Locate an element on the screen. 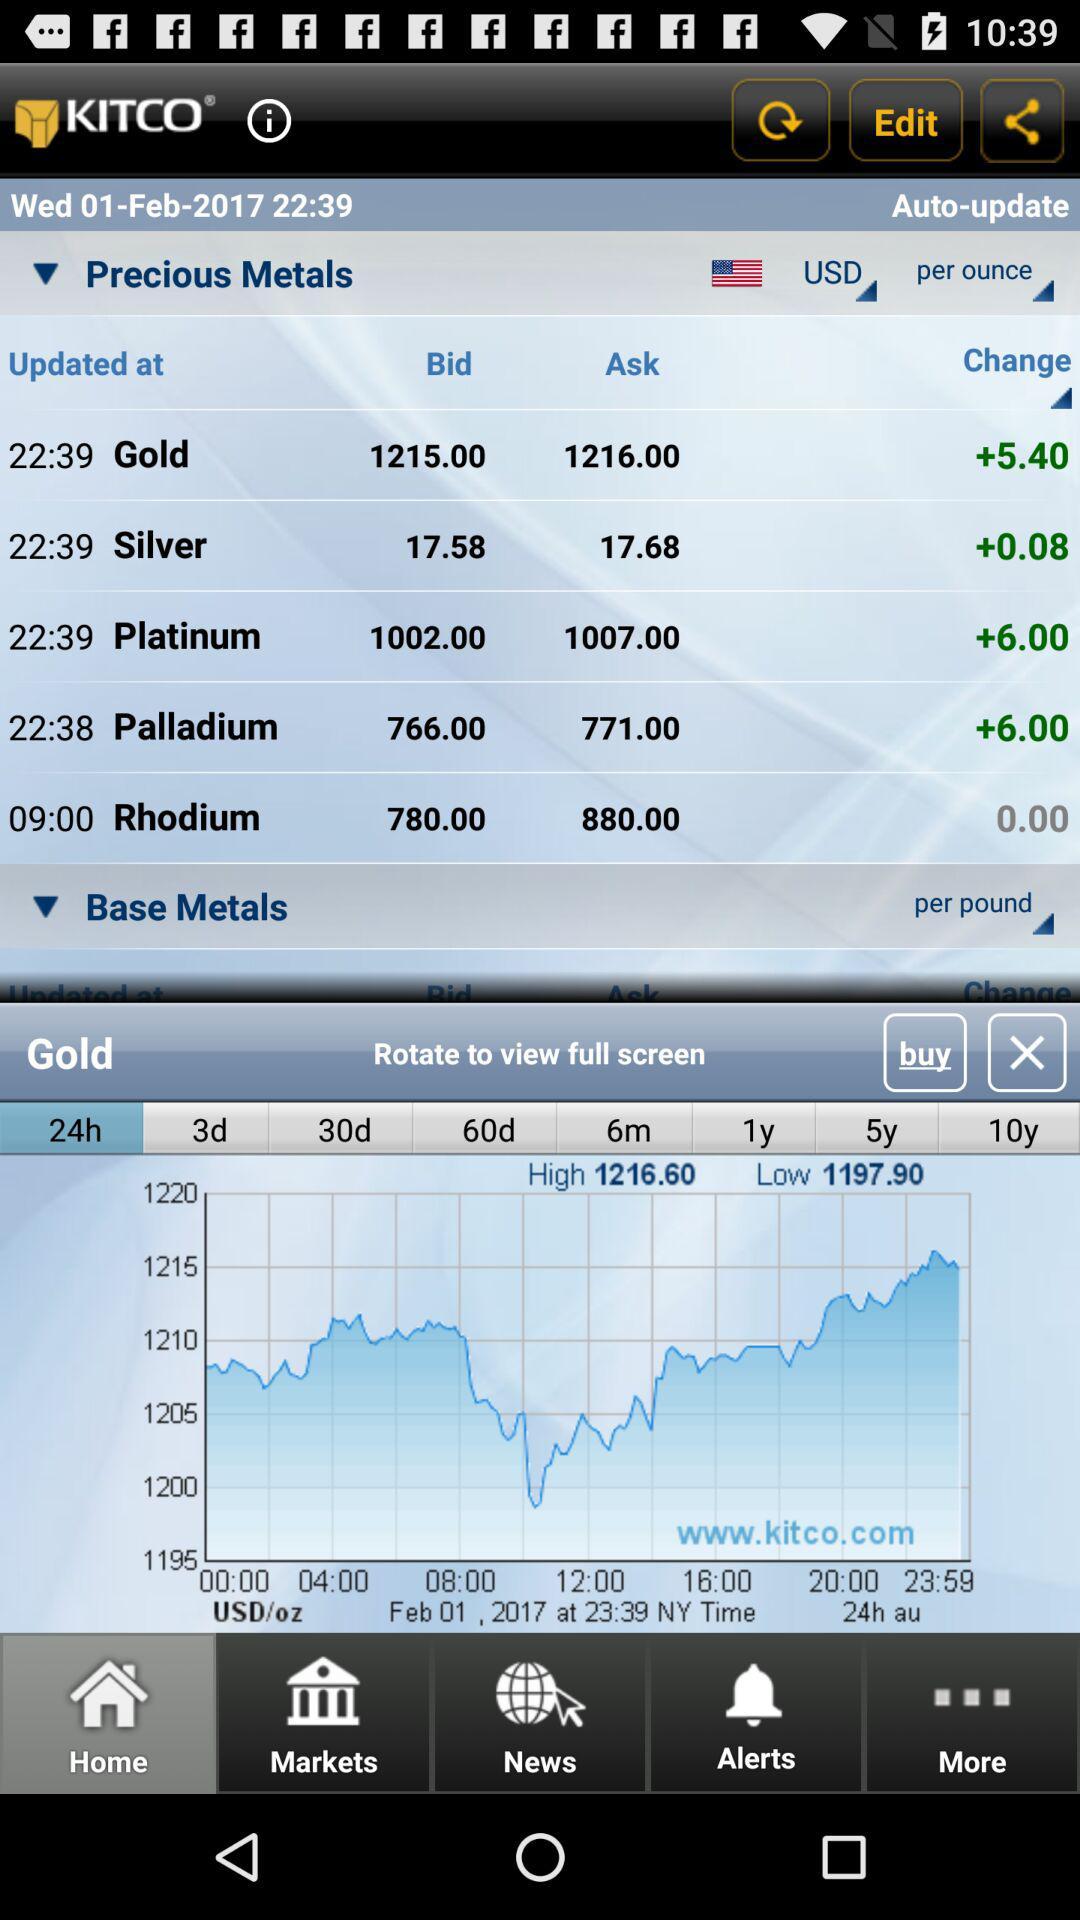  information button is located at coordinates (268, 119).